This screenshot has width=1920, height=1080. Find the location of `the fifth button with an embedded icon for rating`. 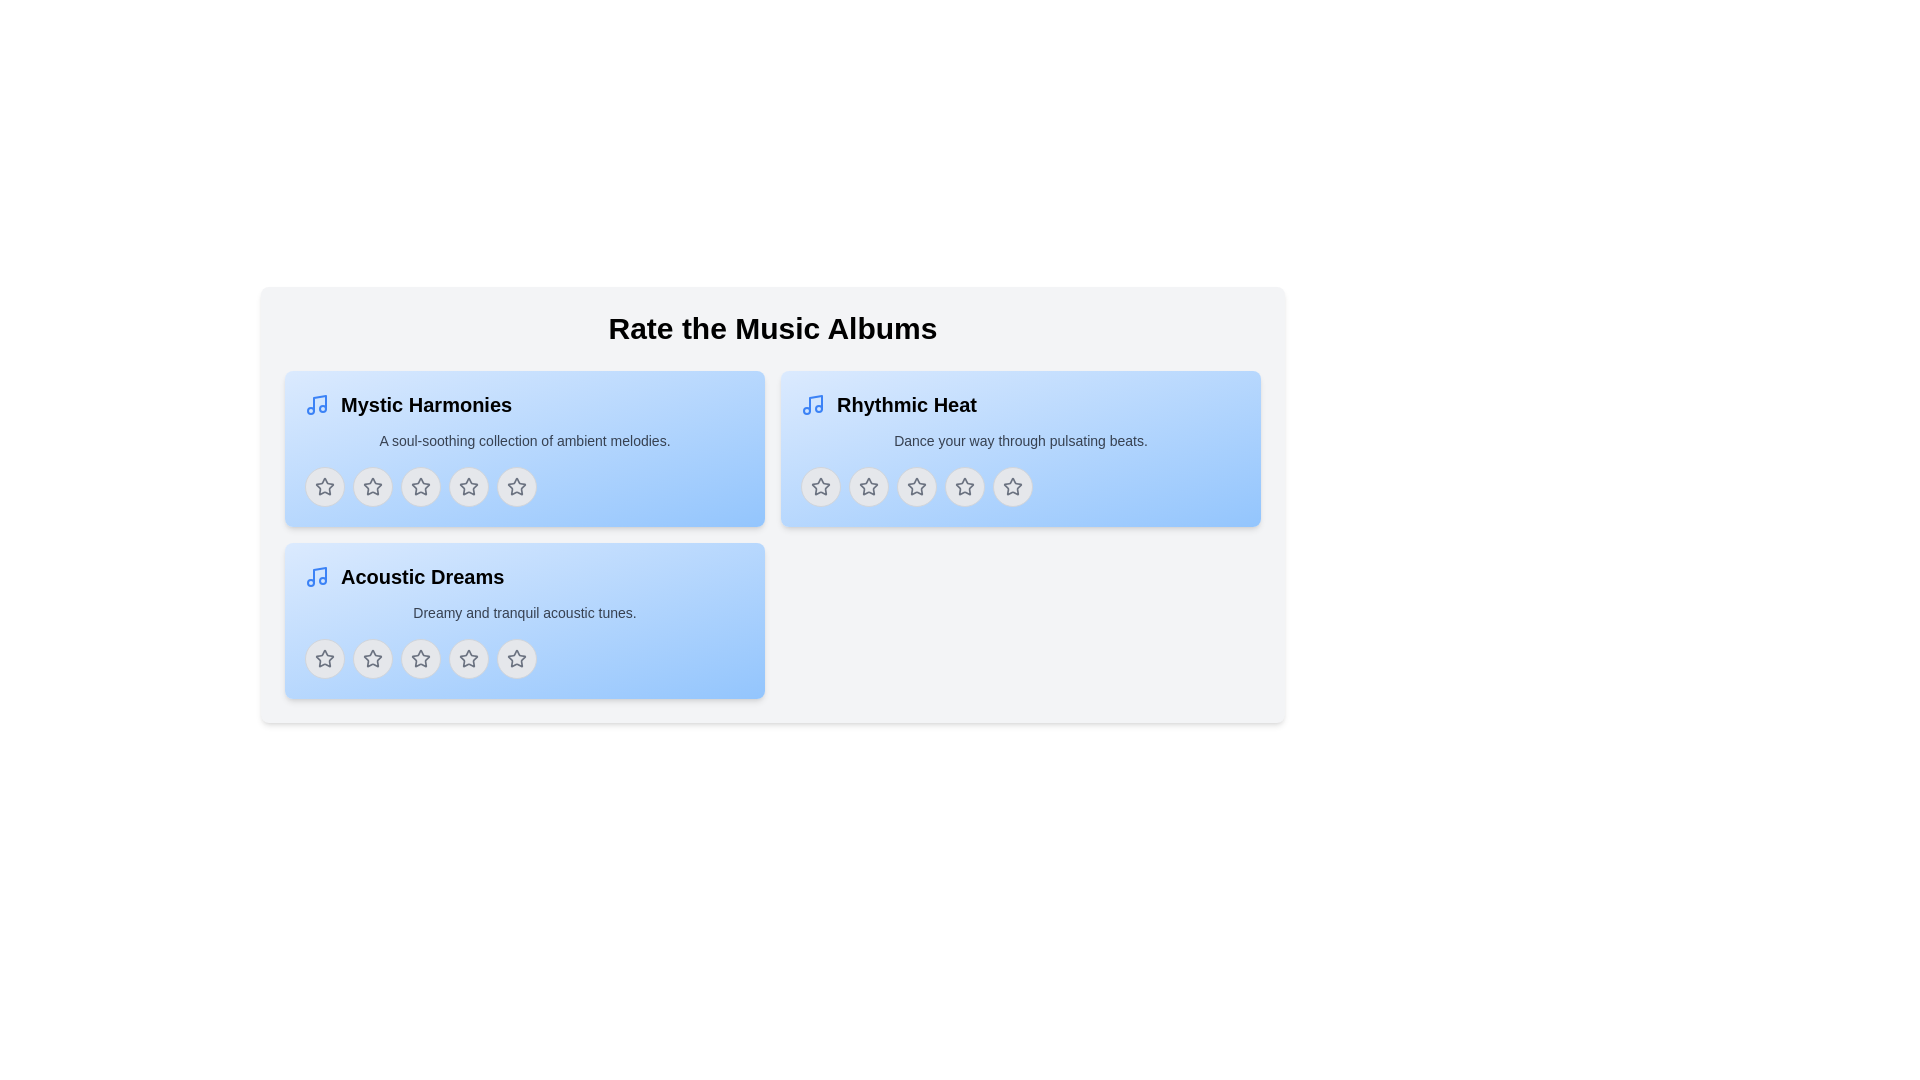

the fifth button with an embedded icon for rating is located at coordinates (517, 486).